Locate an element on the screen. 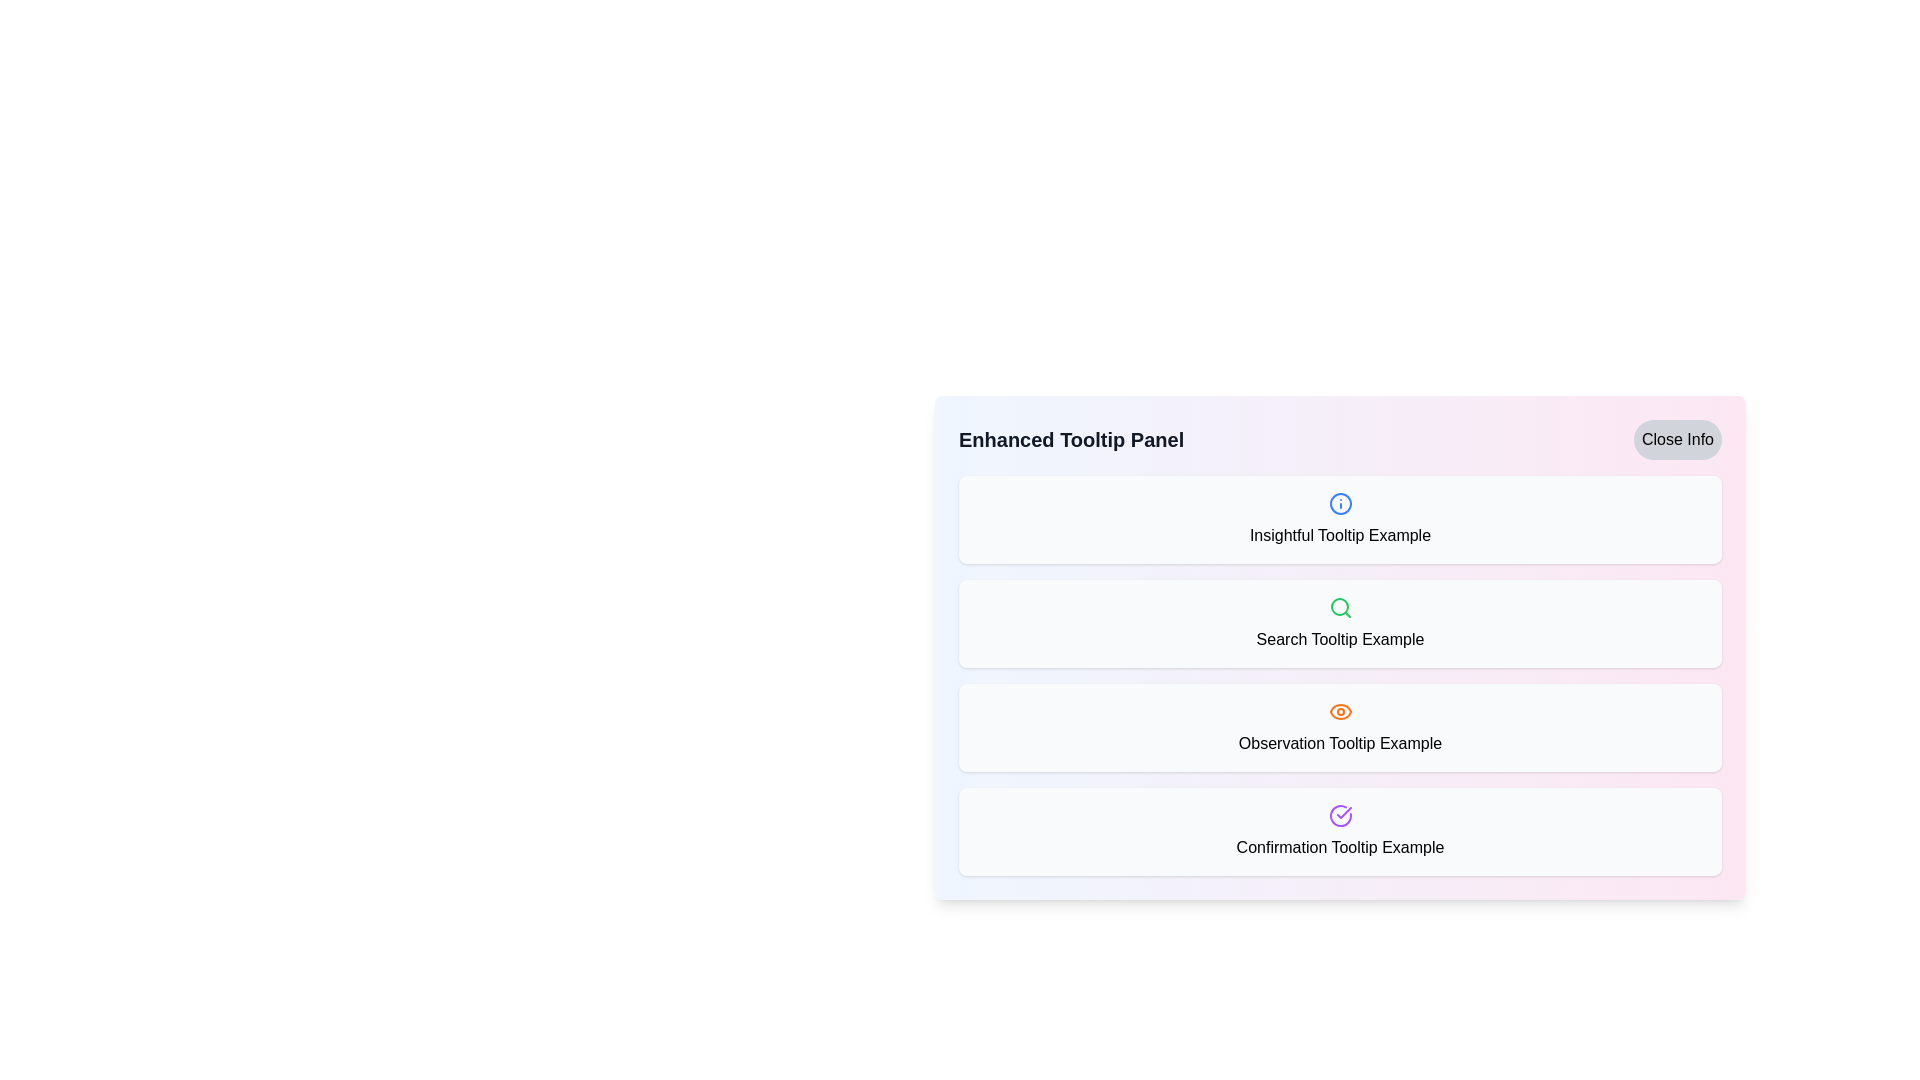  the Informative panel with a magnifying glass icon and 'Search Tooltip Example' text is located at coordinates (1340, 623).